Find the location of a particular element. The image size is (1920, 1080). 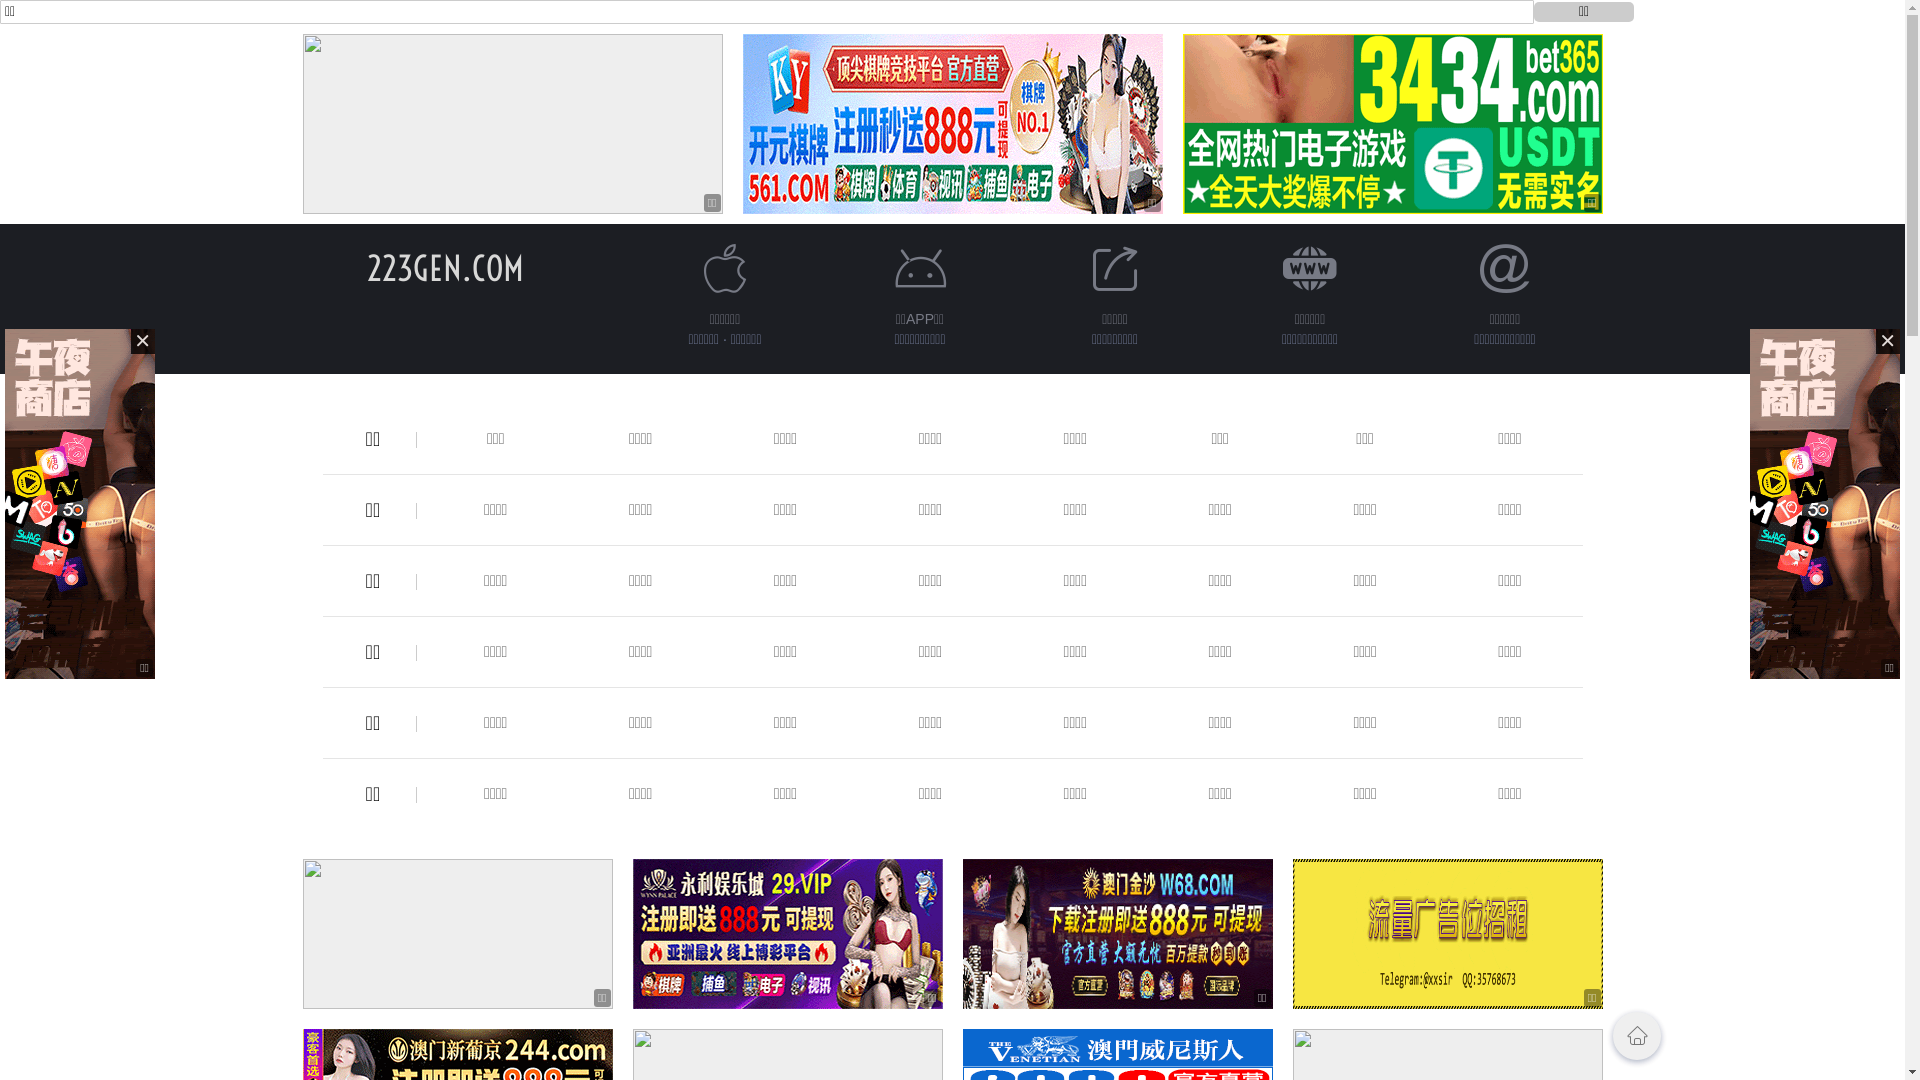

'223GEN.COM' is located at coordinates (444, 267).